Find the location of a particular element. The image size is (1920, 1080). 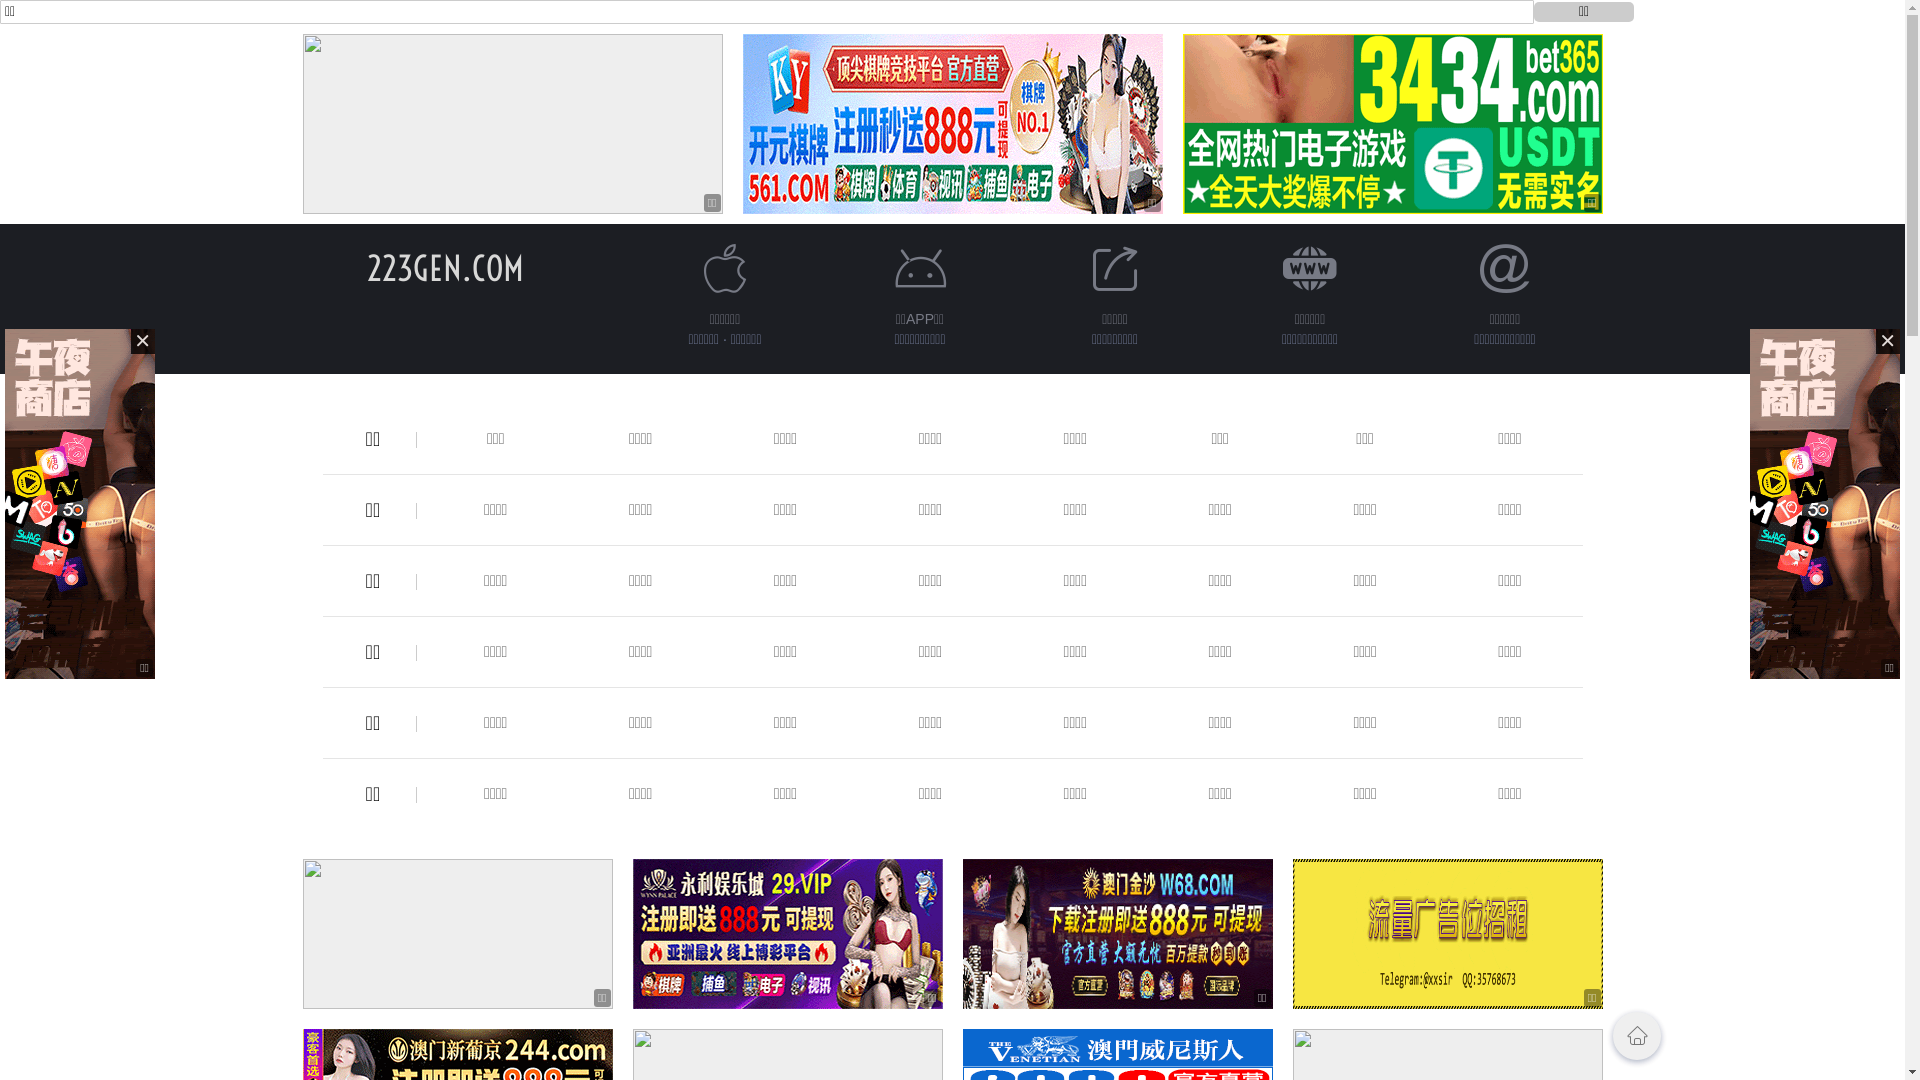

'223GEN.COM' is located at coordinates (444, 267).